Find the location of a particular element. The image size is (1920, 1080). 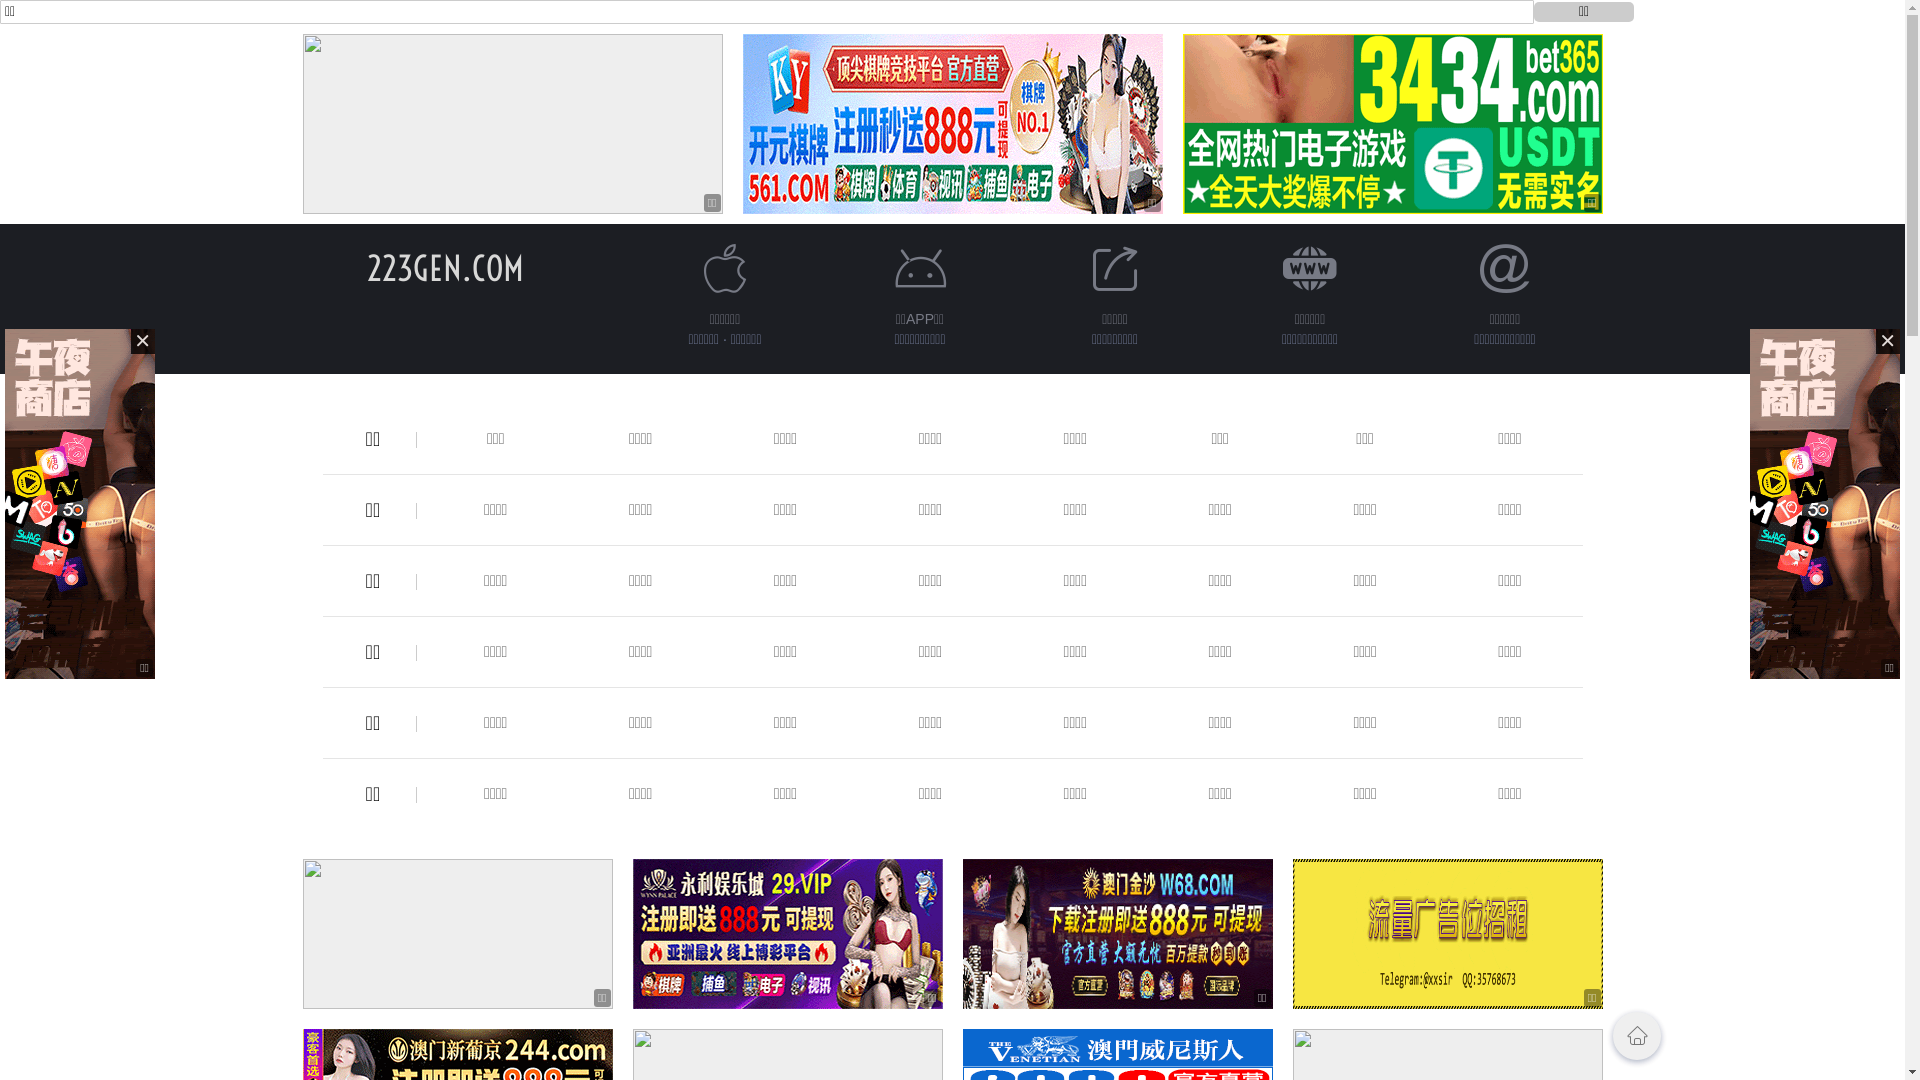

'223GEN.COM' is located at coordinates (444, 267).